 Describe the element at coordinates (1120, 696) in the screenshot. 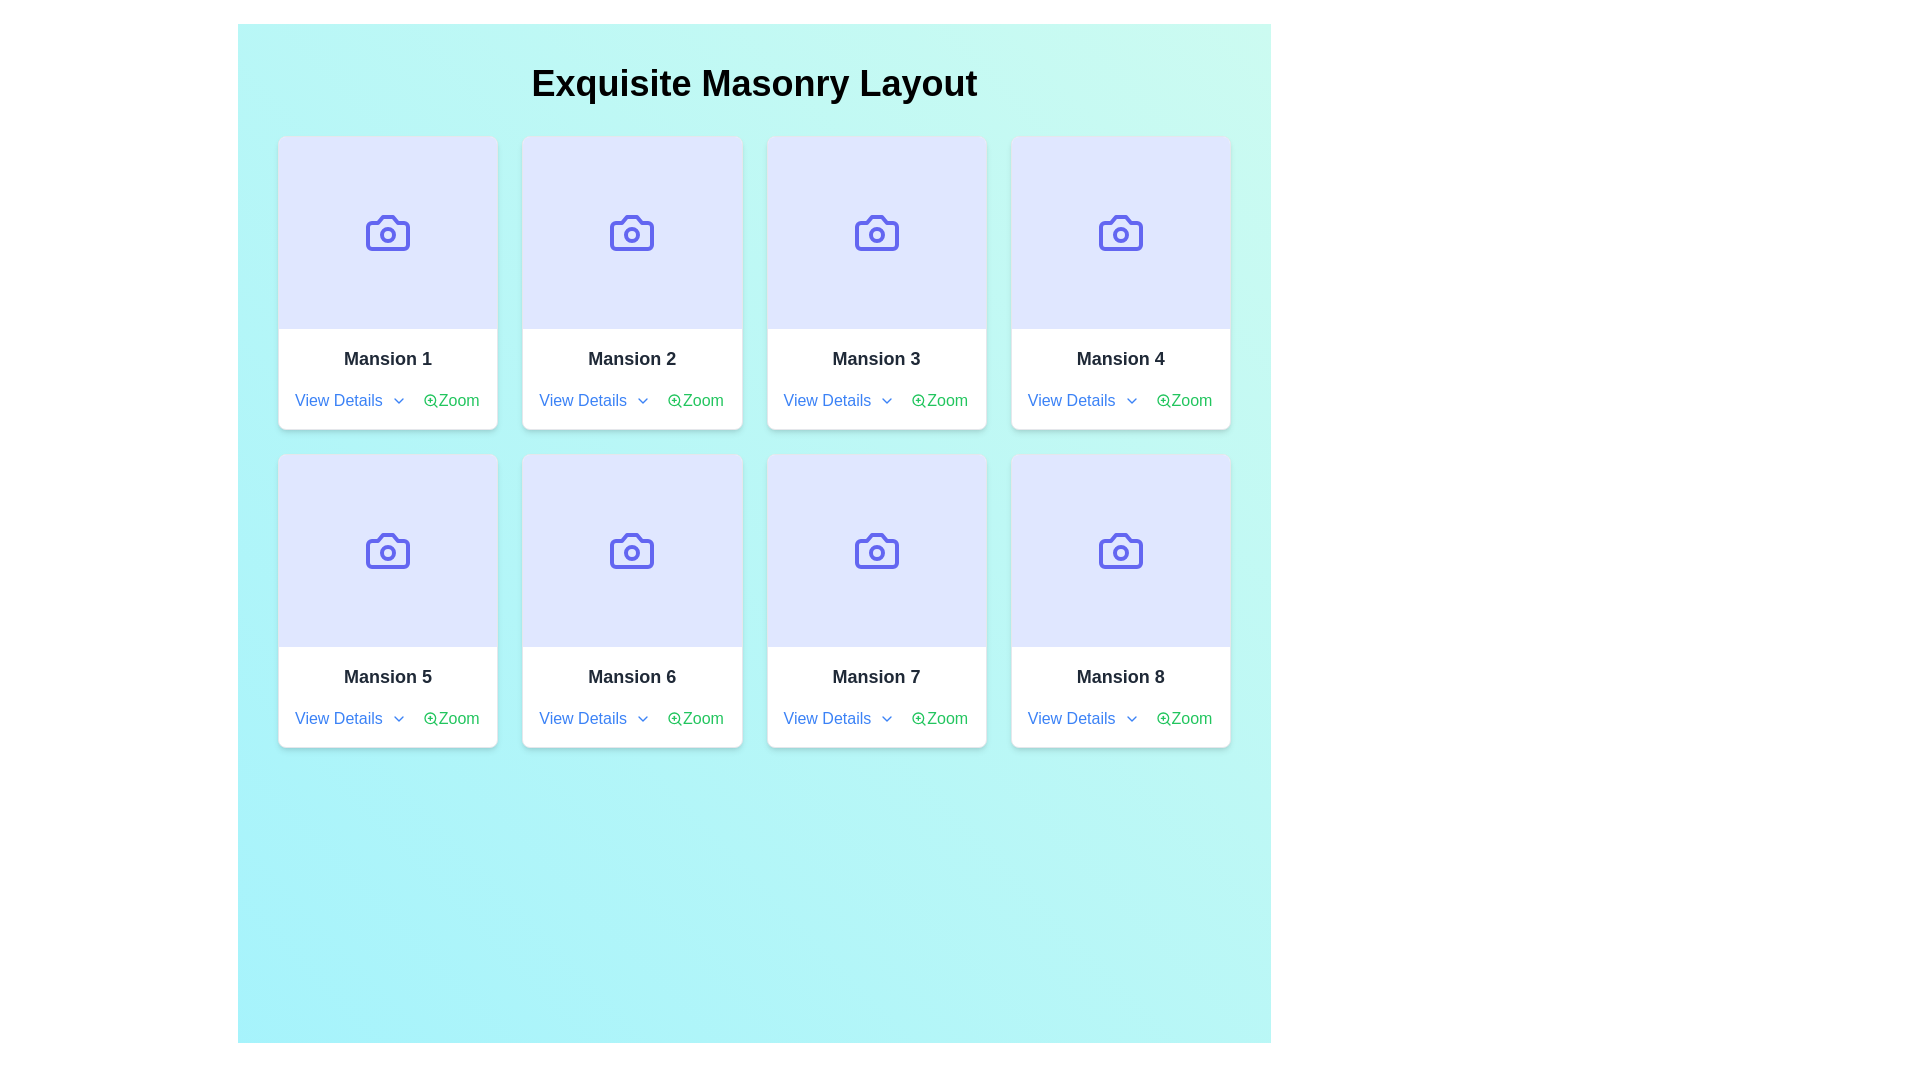

I see `the interactive links in the 'Mansion 8' information card located in the bottom-right corner of the layout` at that location.